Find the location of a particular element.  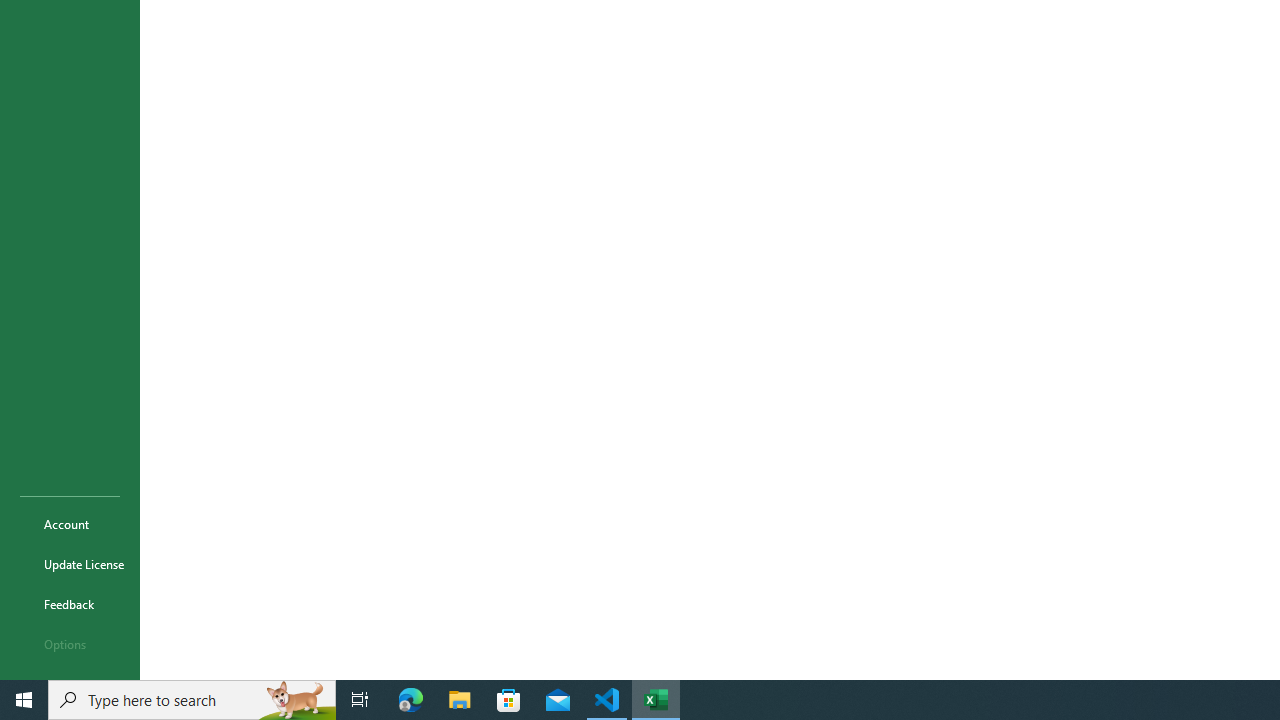

'Account' is located at coordinates (69, 523).